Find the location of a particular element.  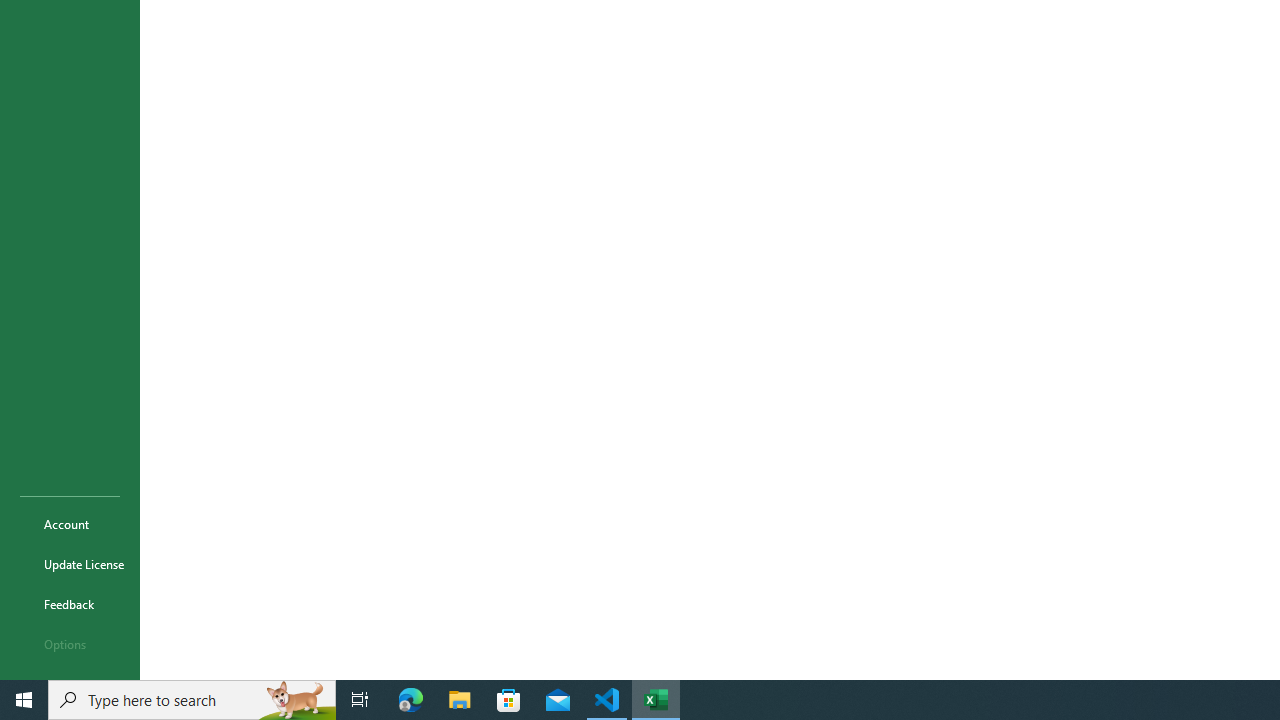

'Account' is located at coordinates (69, 523).